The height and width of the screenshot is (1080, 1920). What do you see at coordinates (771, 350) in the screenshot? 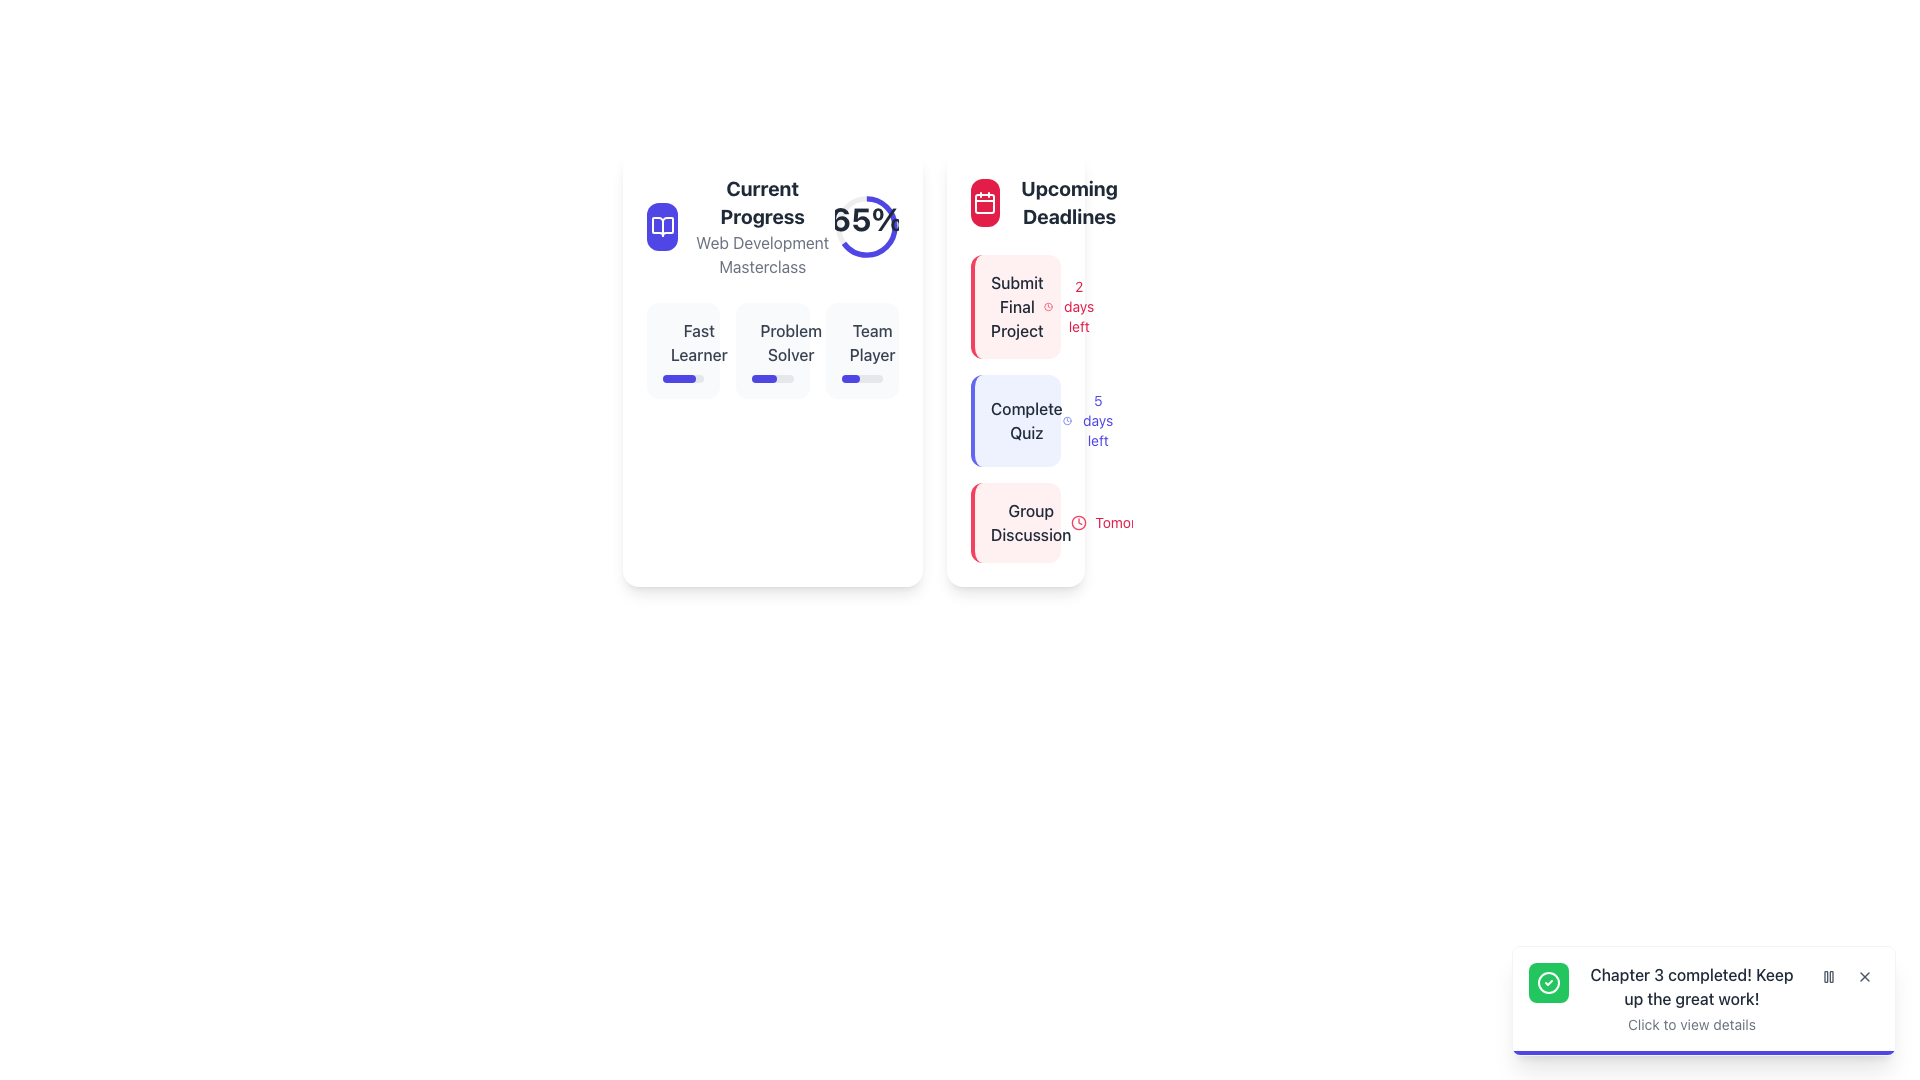
I see `the Grid section containing skill progress blocks` at bounding box center [771, 350].